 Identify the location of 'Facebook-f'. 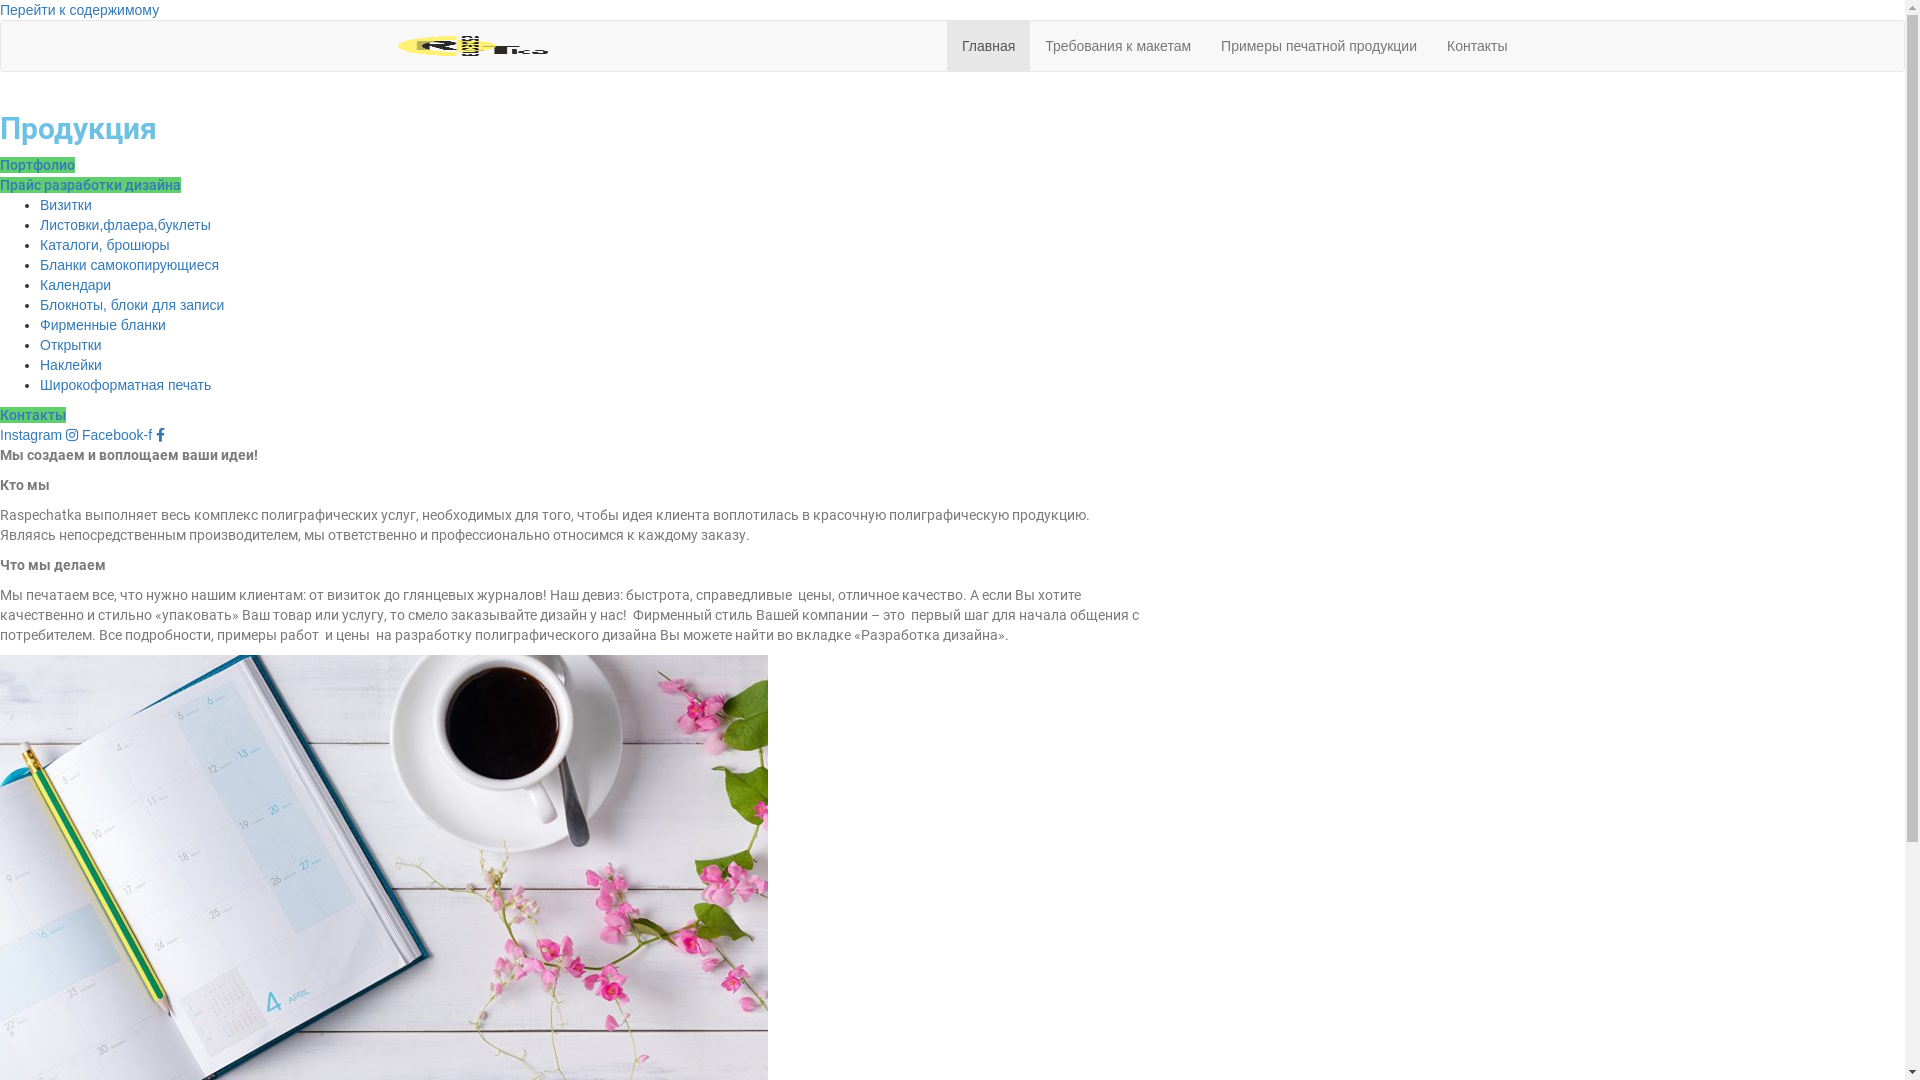
(80, 434).